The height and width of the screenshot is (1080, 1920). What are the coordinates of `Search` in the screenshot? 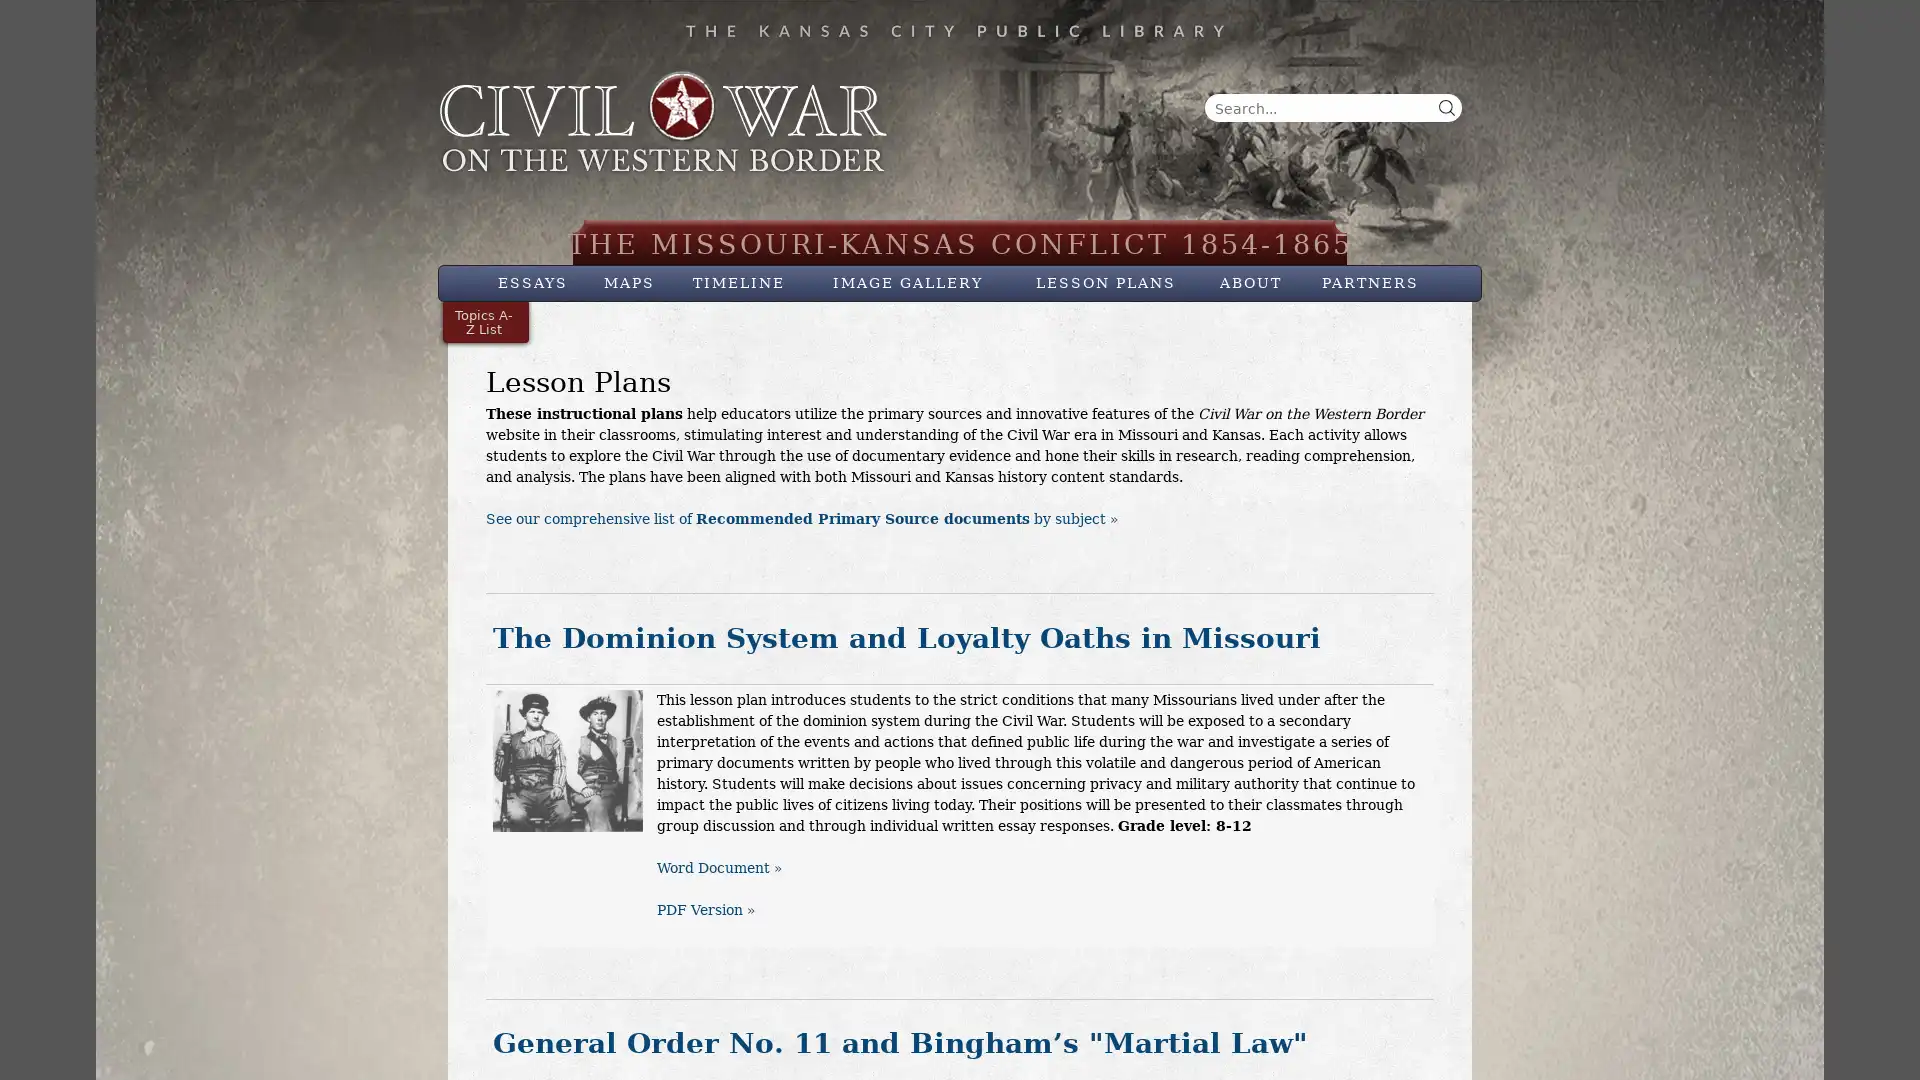 It's located at (1449, 108).